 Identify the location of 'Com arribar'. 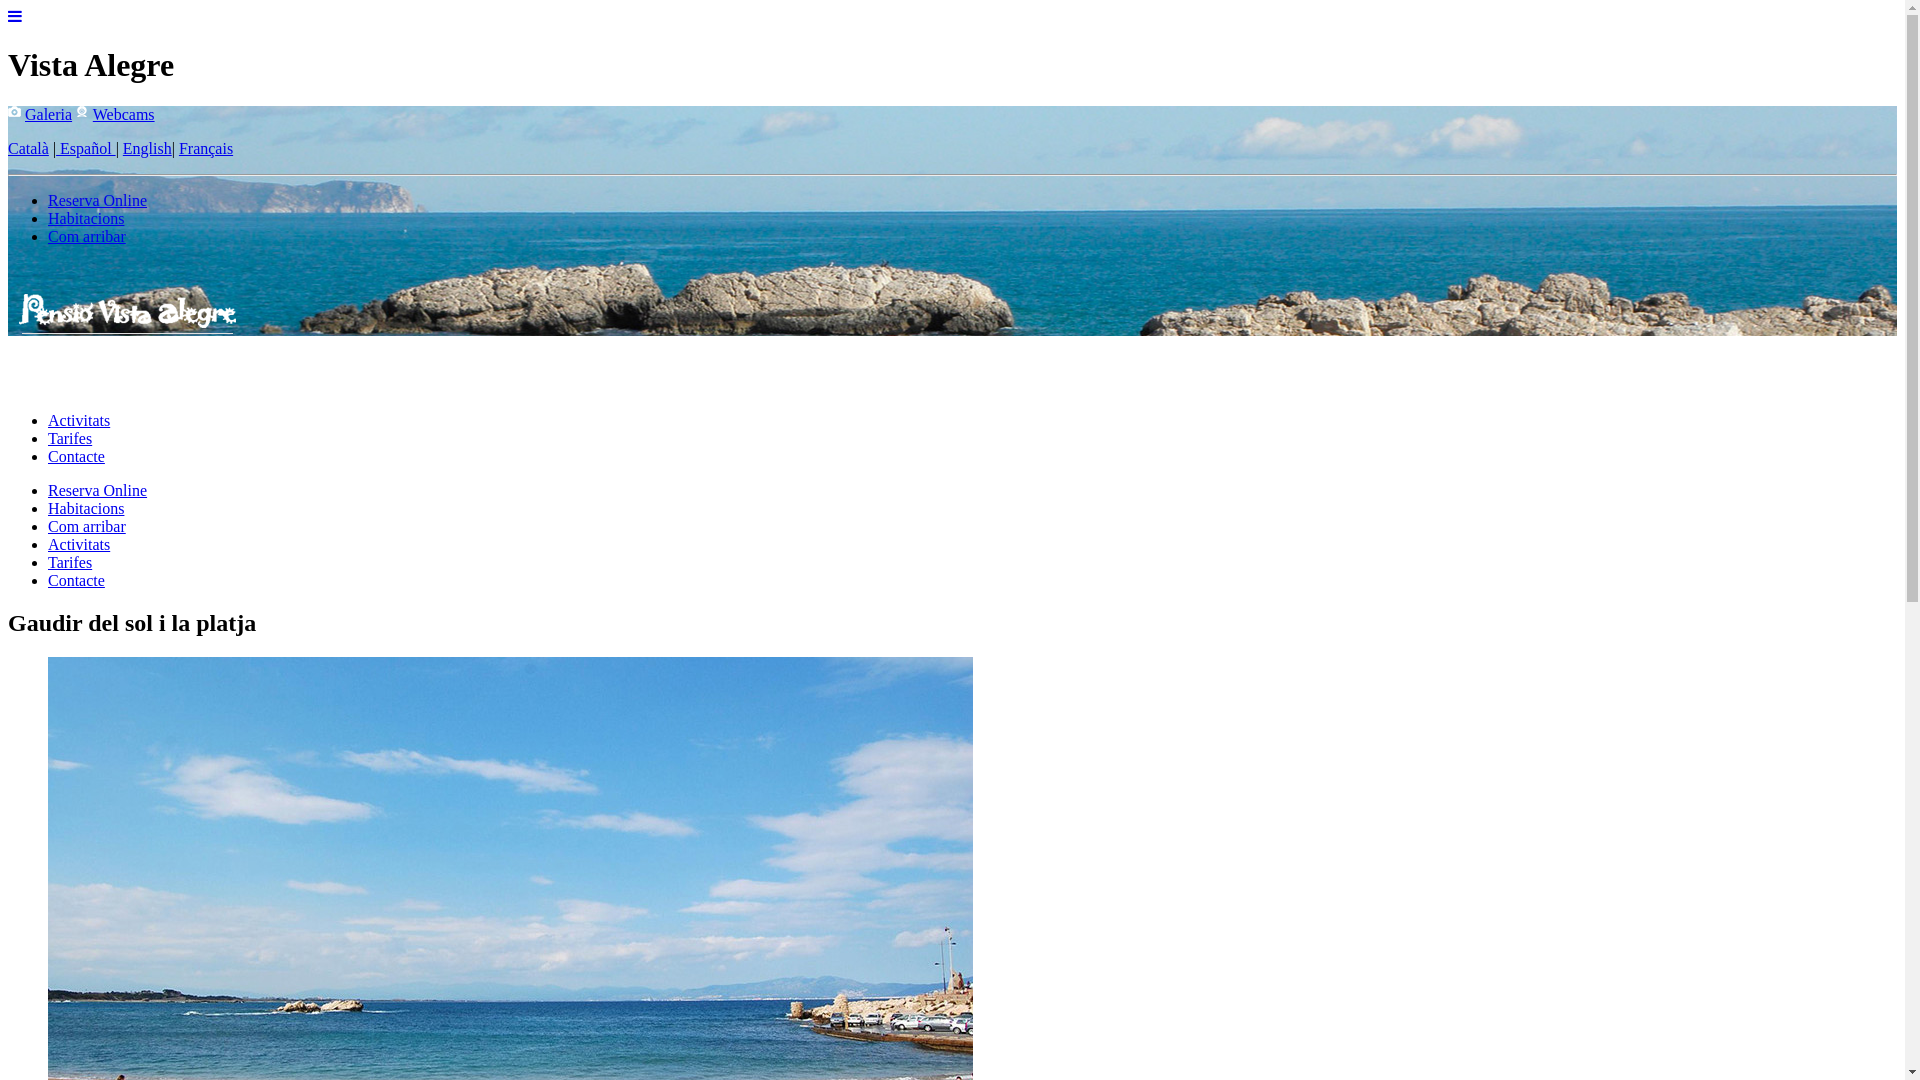
(85, 235).